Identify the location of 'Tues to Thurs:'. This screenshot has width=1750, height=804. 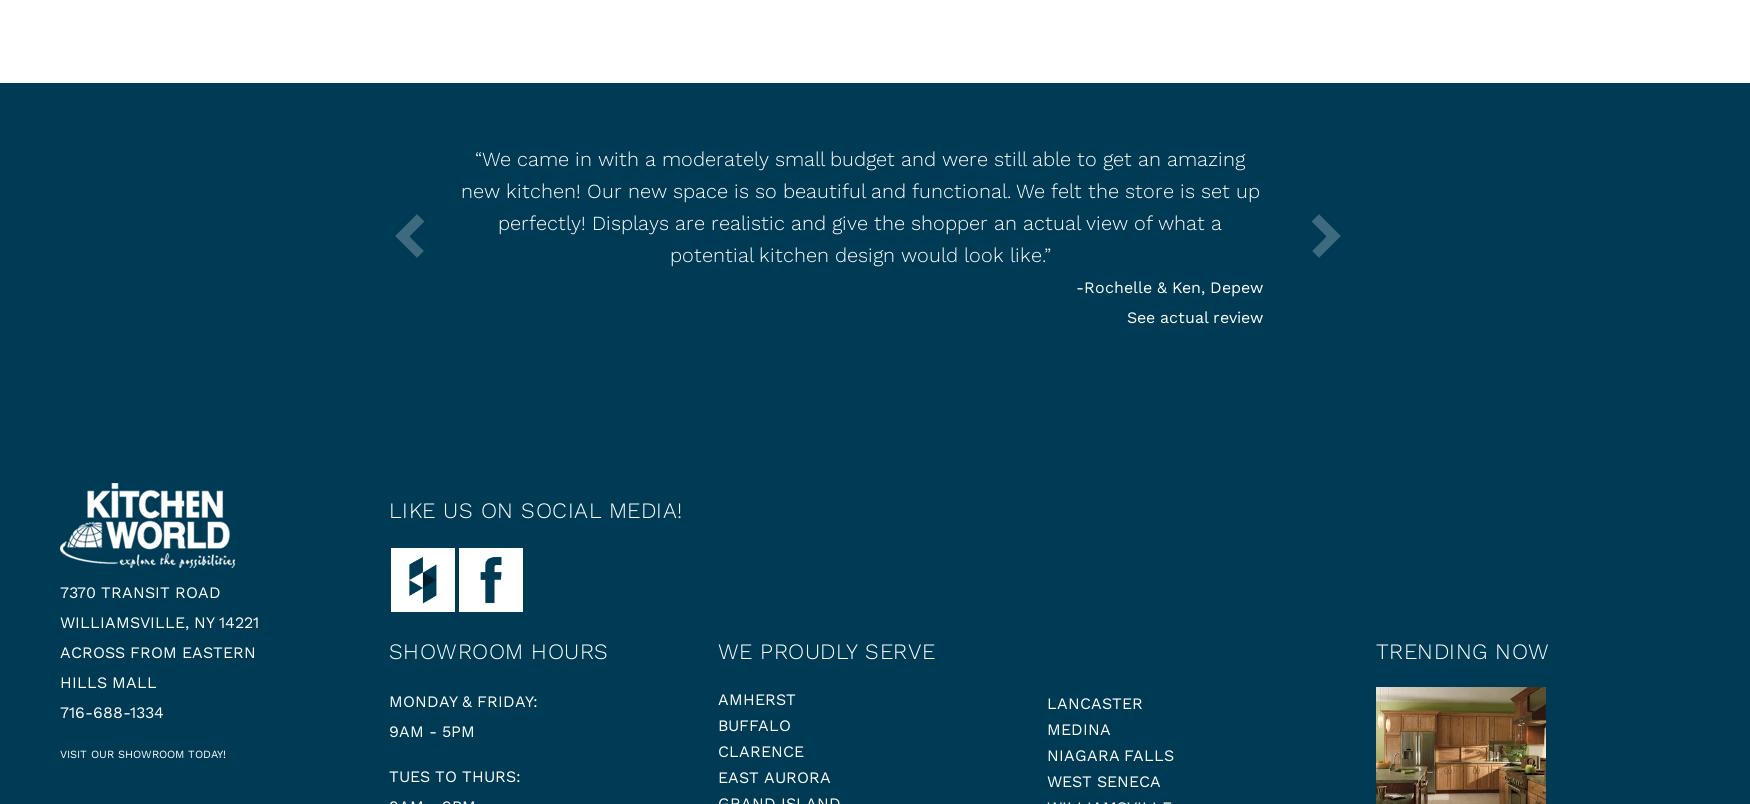
(386, 775).